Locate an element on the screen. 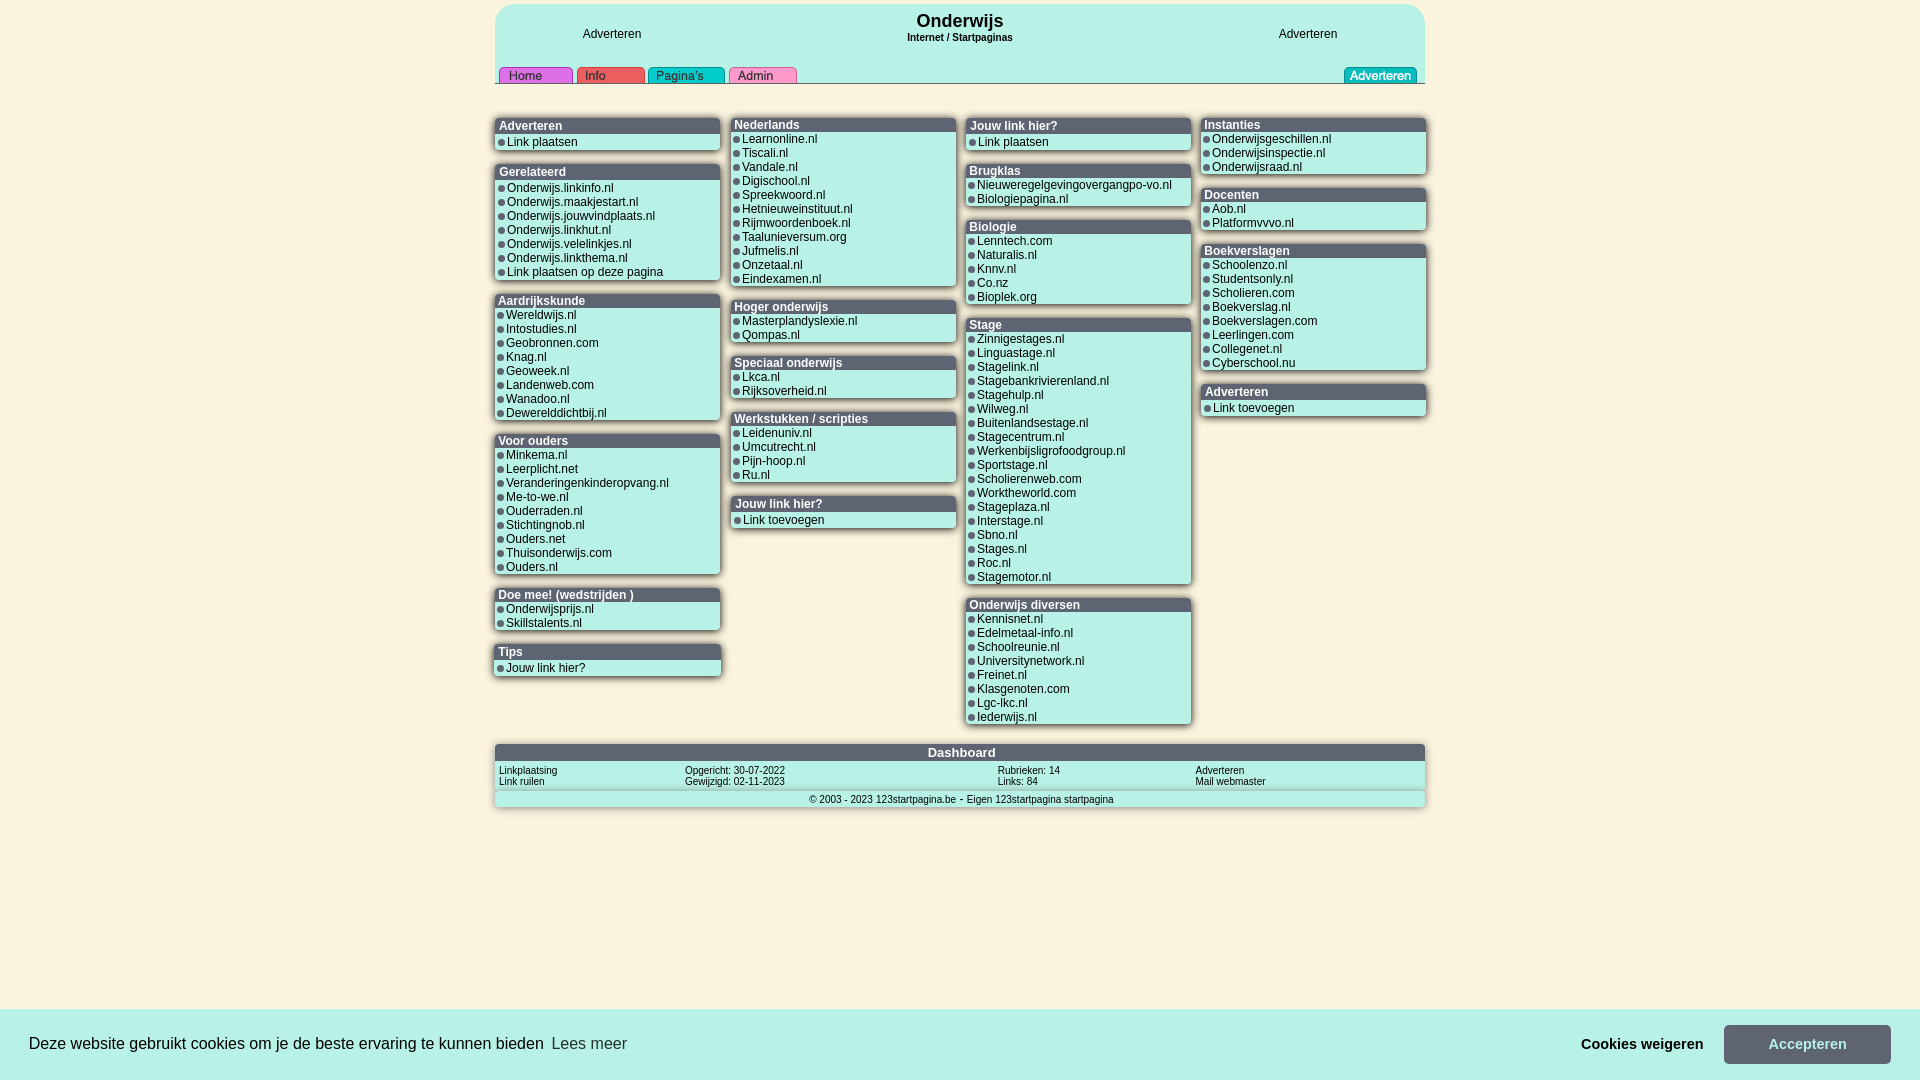 This screenshot has height=1080, width=1920. 'Stageplaza.nl' is located at coordinates (1013, 505).